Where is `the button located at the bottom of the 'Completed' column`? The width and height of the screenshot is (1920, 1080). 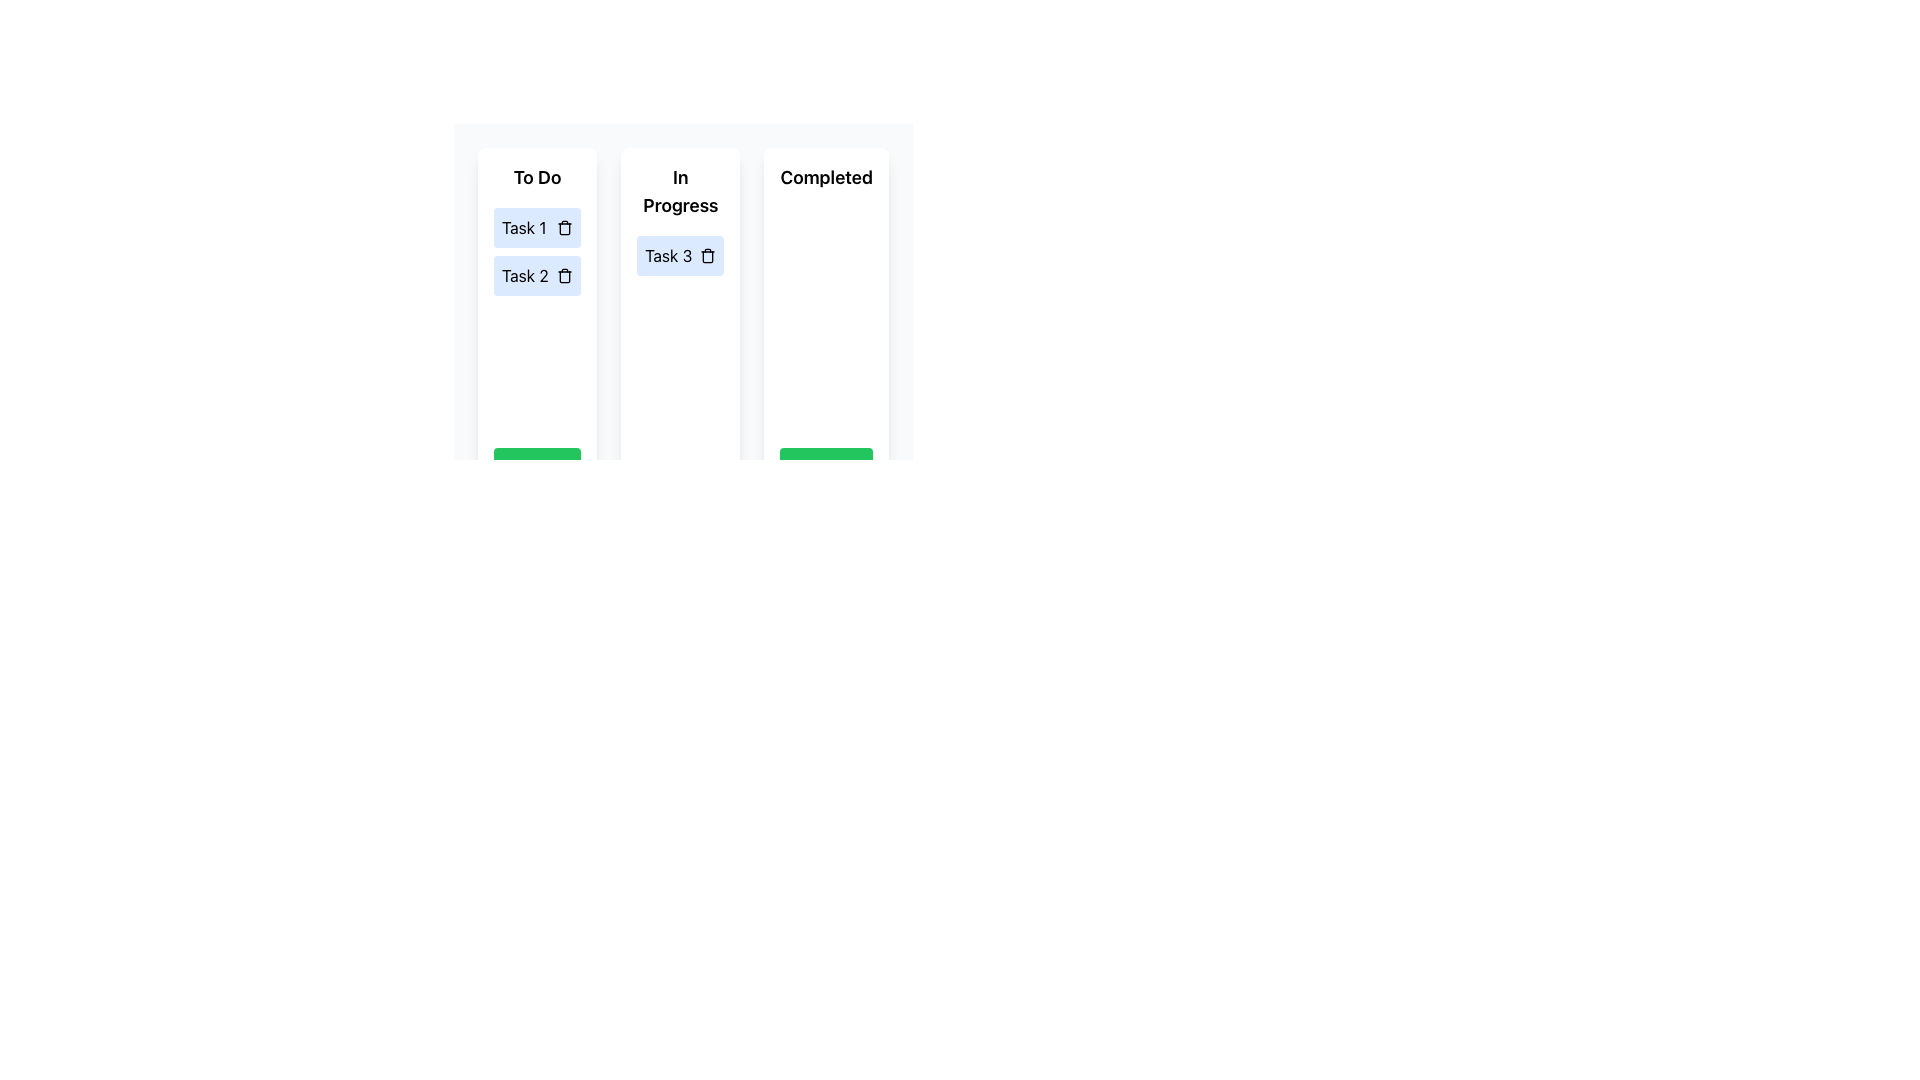
the button located at the bottom of the 'Completed' column is located at coordinates (826, 479).